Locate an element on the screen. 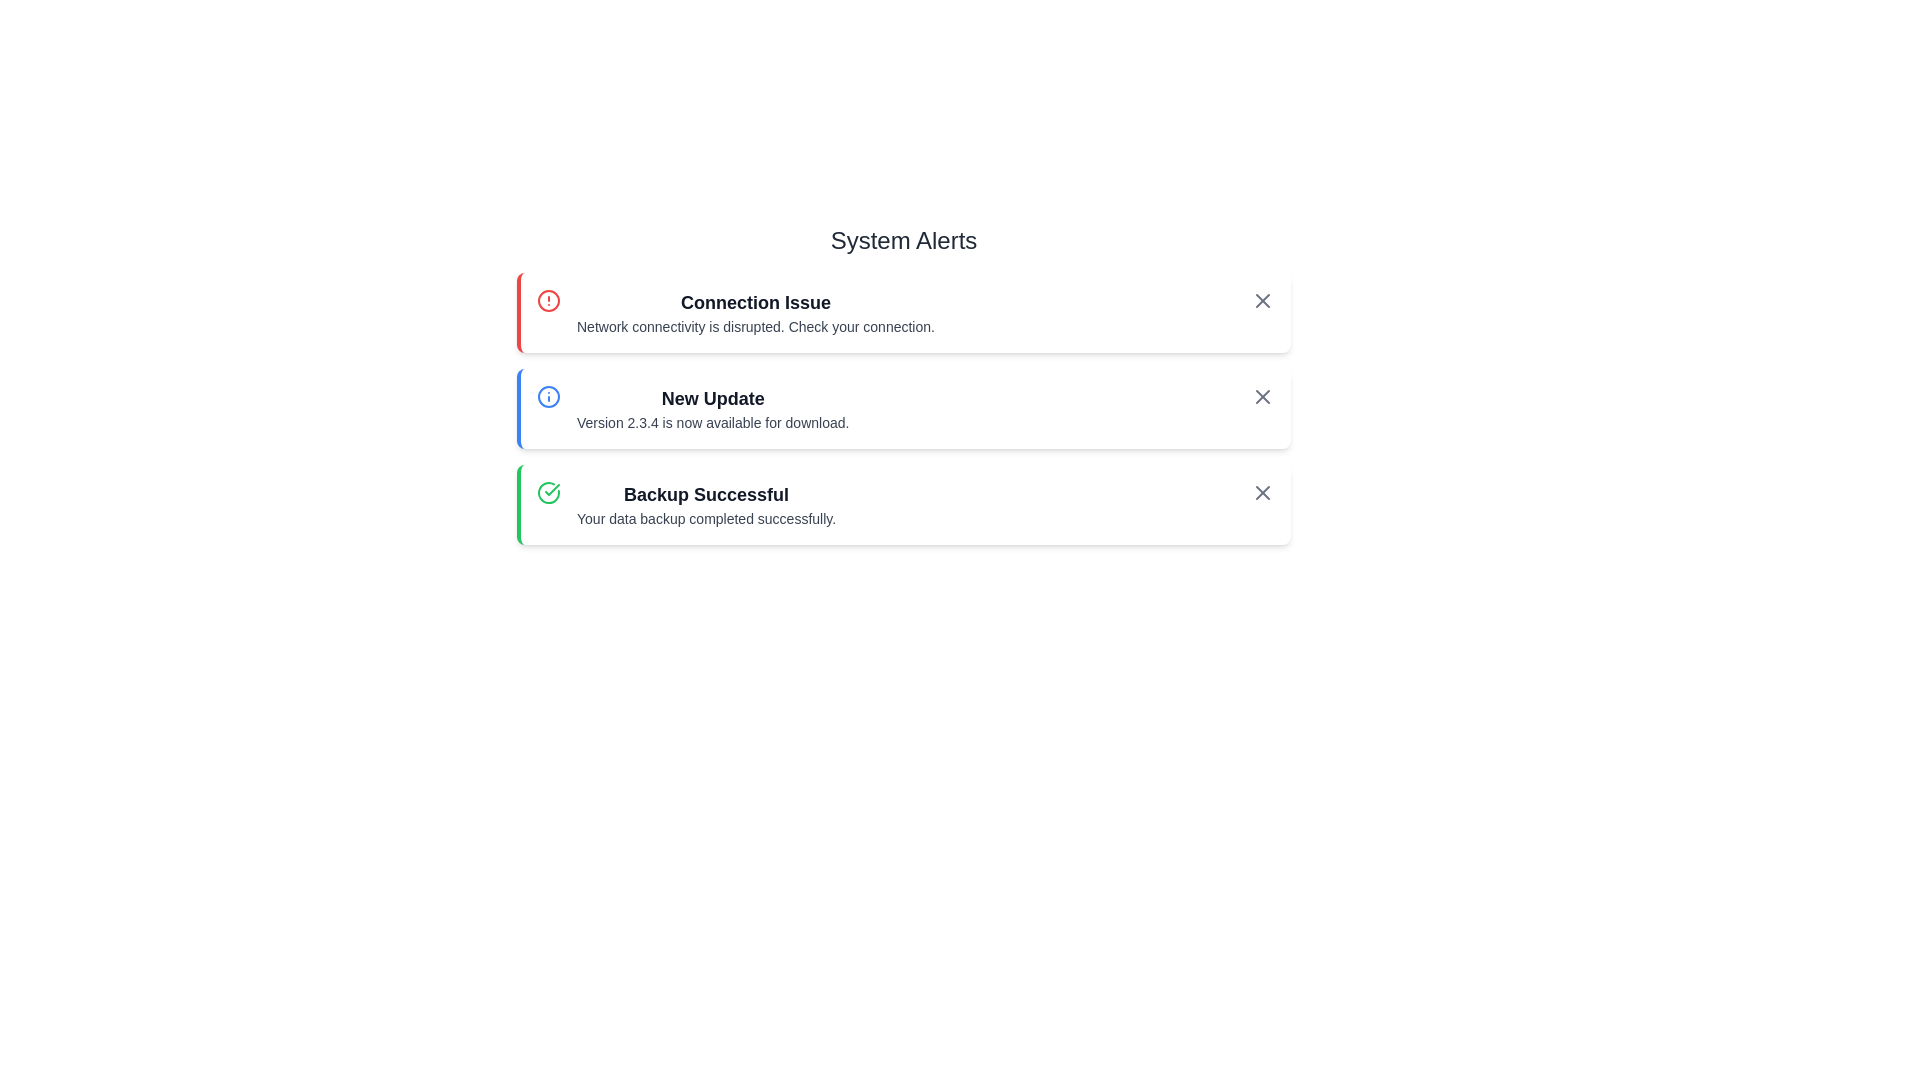  the close button located in the top-right corner of the 'Connection Issue' alert box is located at coordinates (1261, 300).